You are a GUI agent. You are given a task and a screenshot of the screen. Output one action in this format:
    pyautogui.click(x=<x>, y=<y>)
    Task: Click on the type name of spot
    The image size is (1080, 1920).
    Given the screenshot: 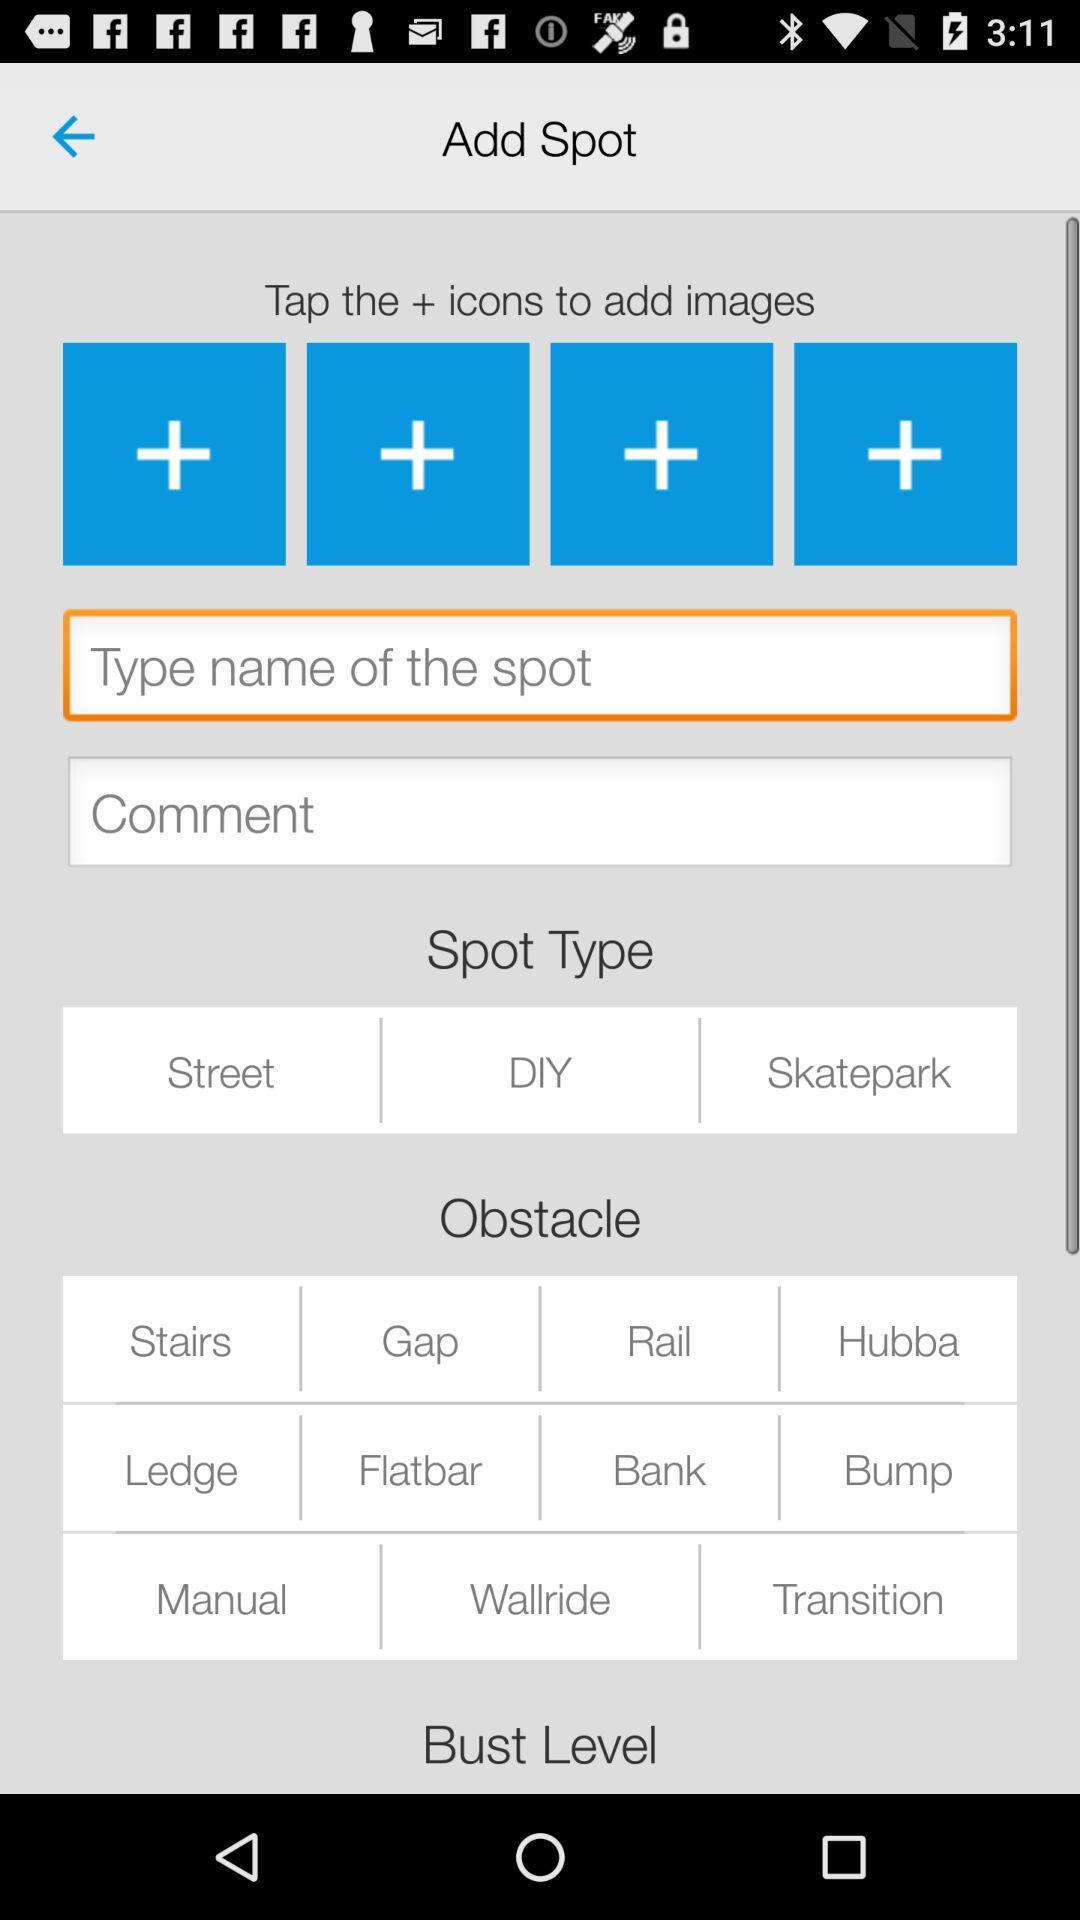 What is the action you would take?
    pyautogui.click(x=540, y=670)
    